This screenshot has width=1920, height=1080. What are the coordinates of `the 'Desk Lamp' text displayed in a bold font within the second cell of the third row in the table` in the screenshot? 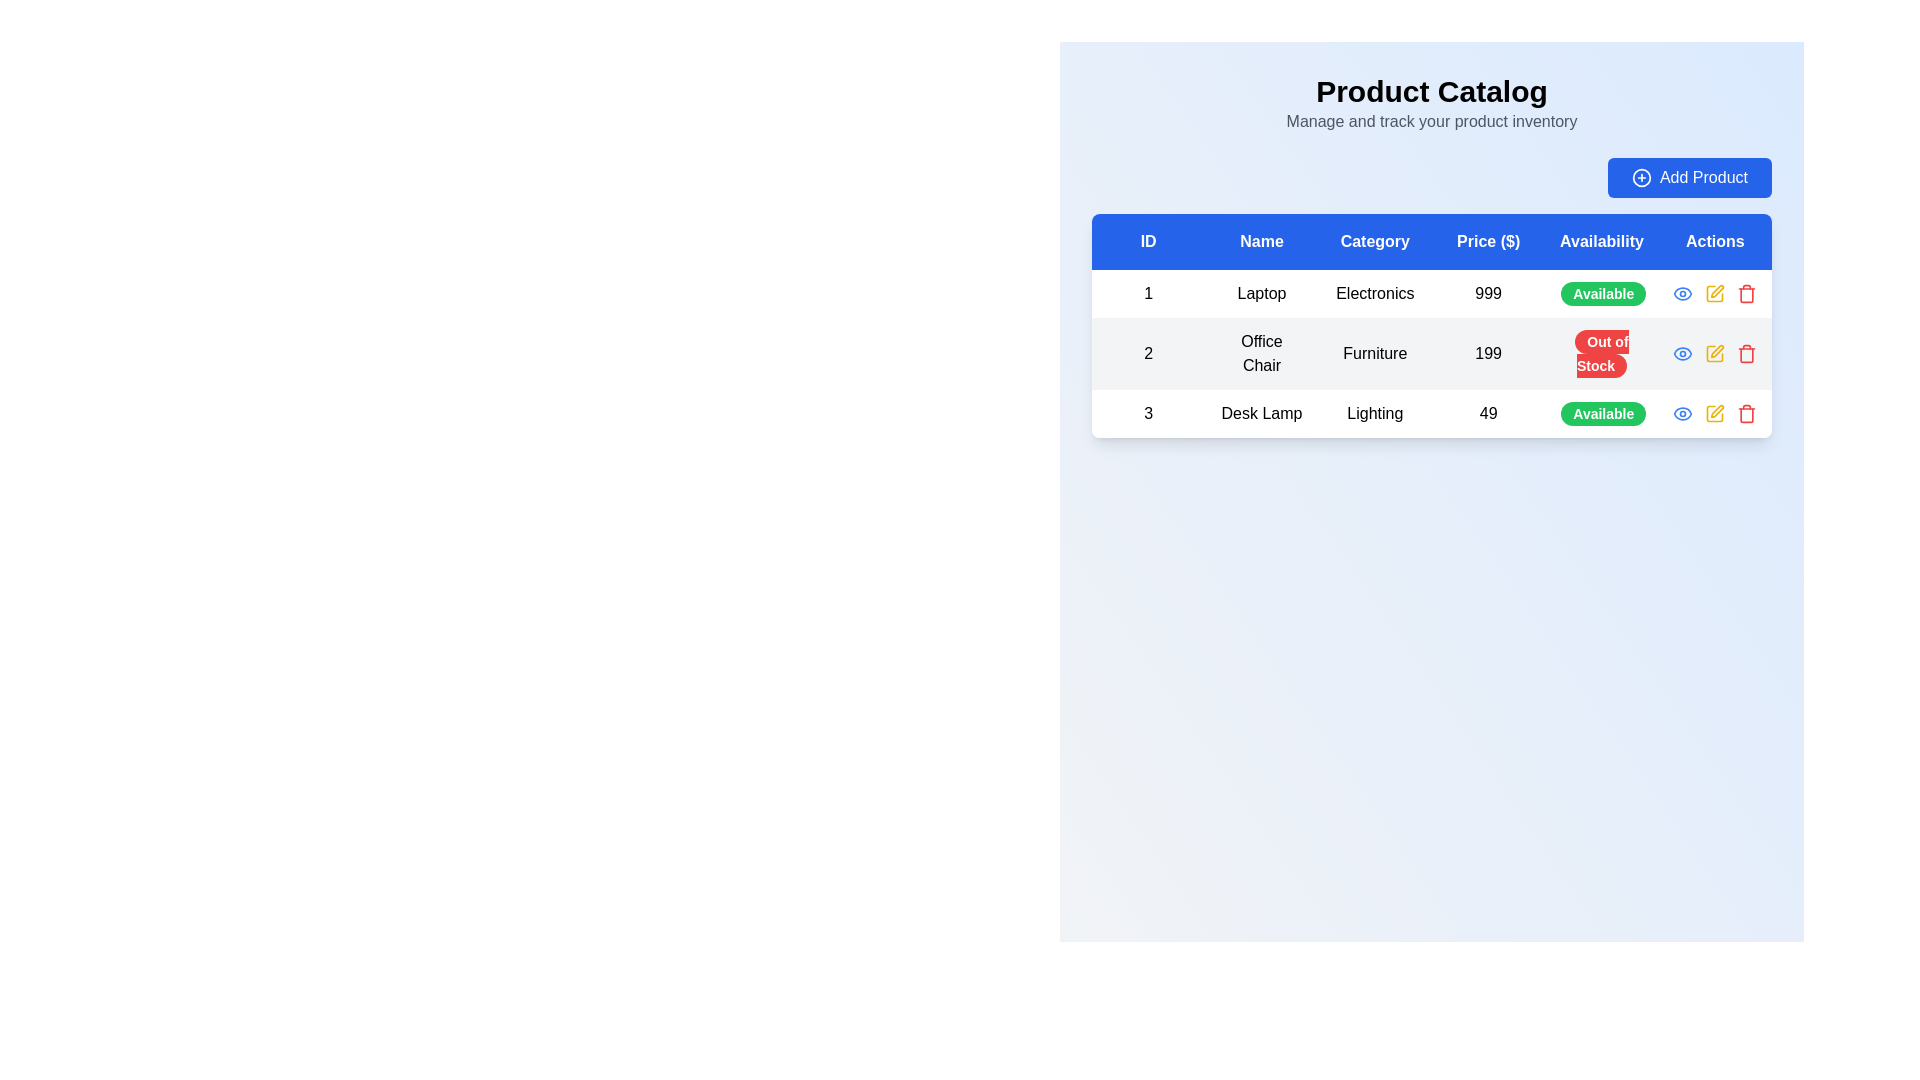 It's located at (1261, 412).